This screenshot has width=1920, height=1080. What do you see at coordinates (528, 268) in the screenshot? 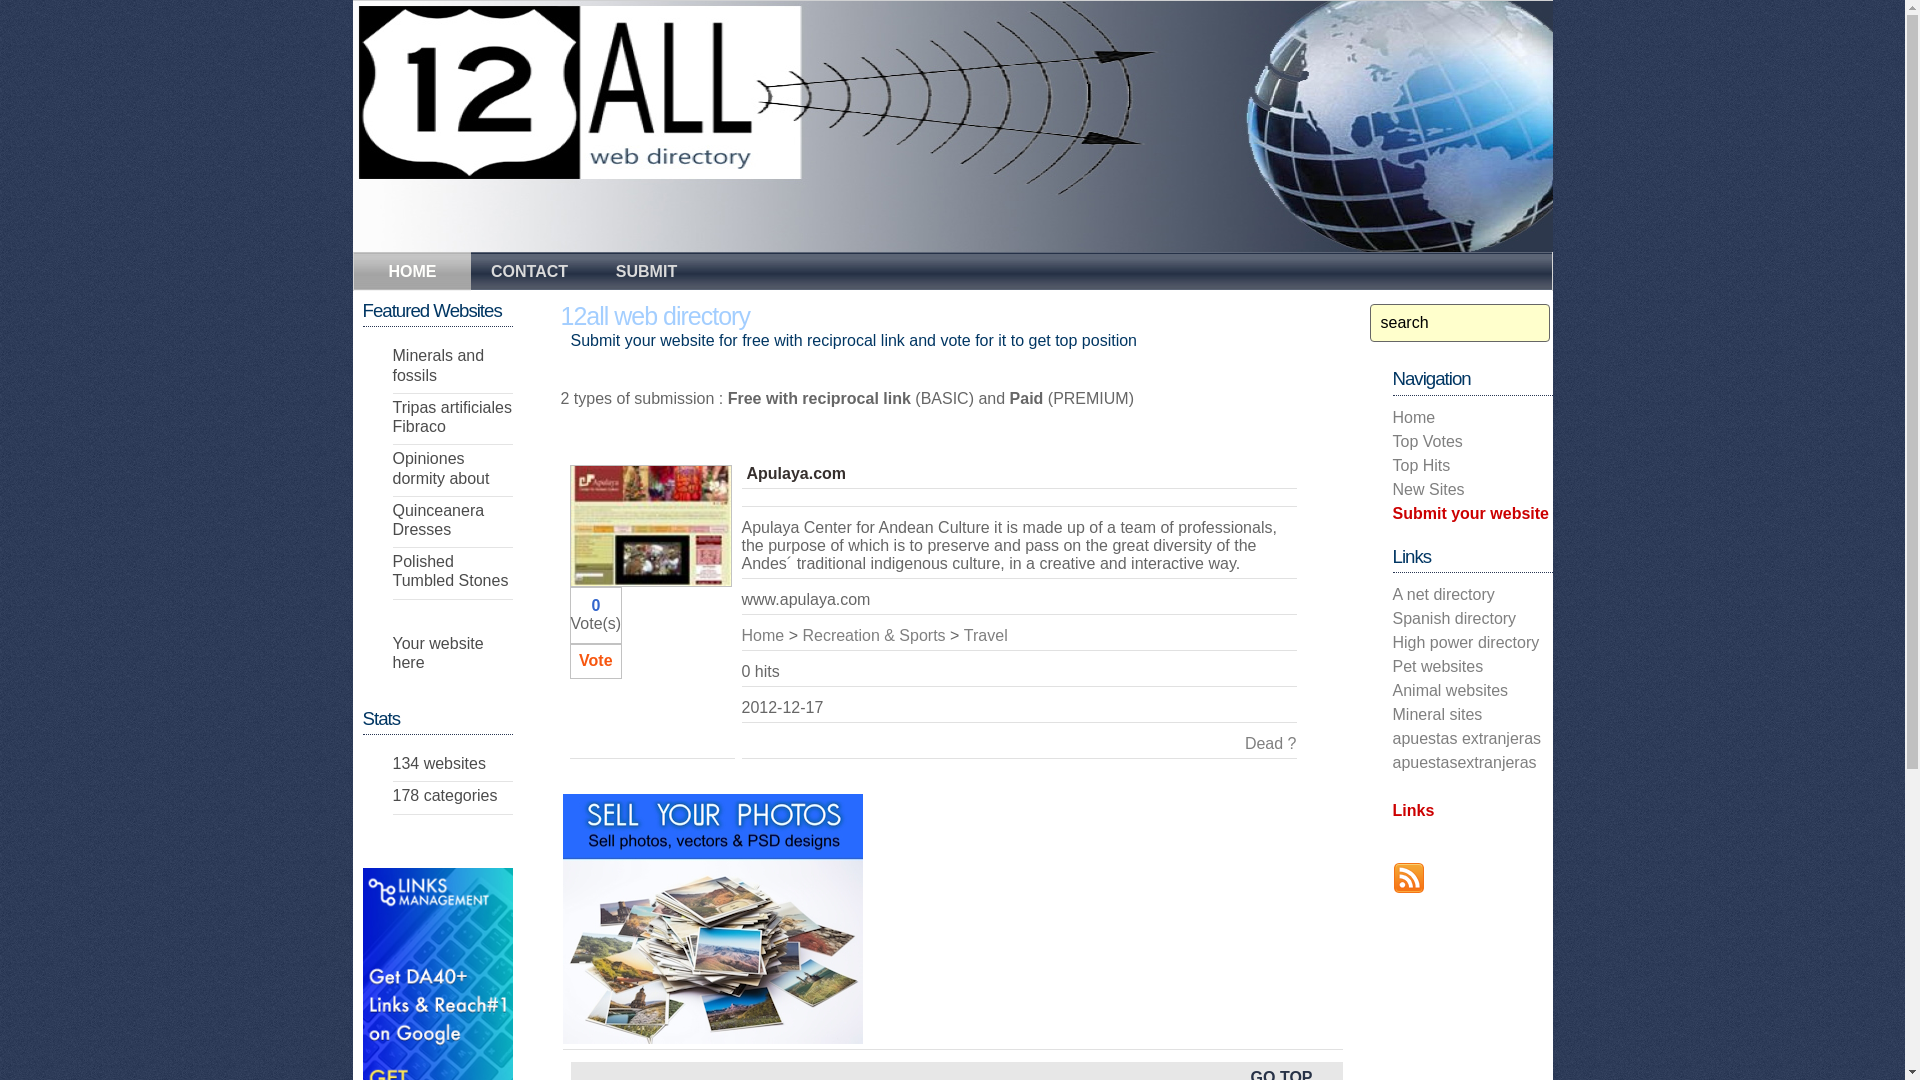
I see `'CONTACT'` at bounding box center [528, 268].